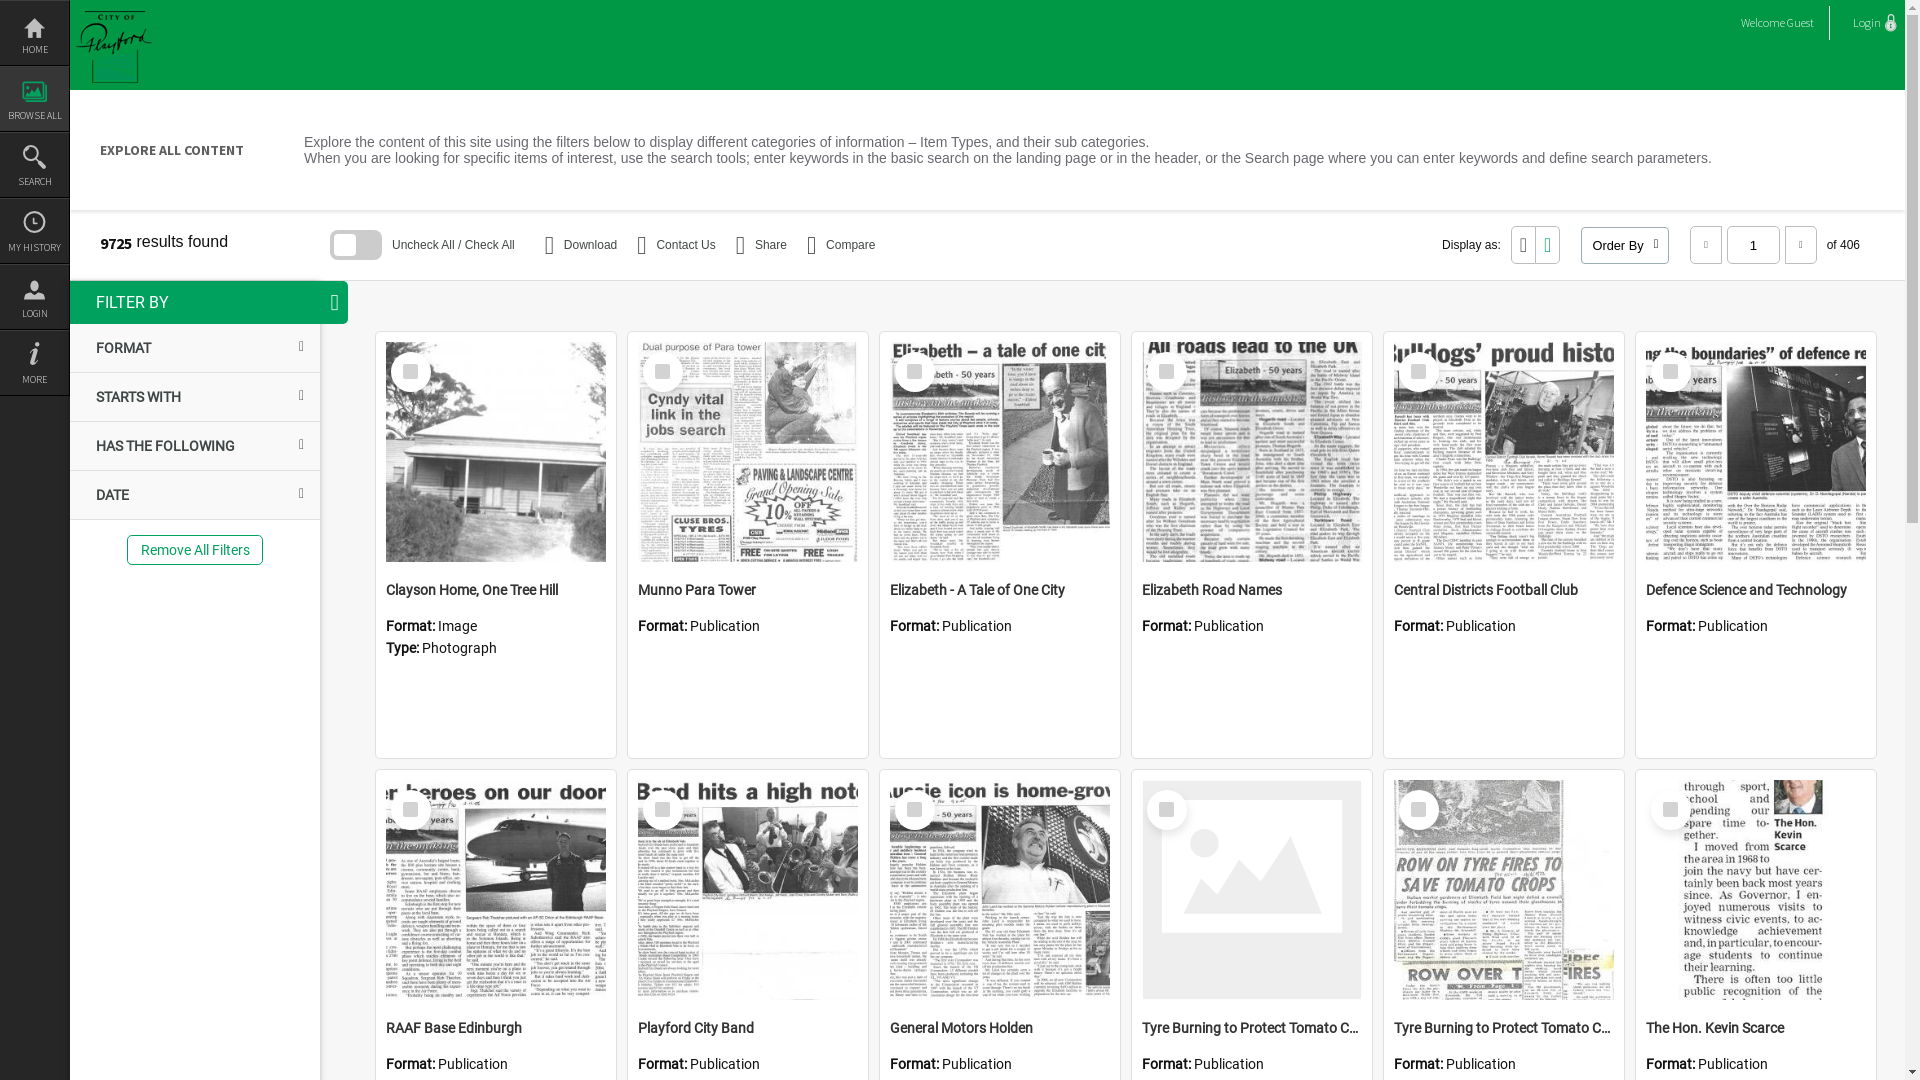 This screenshot has width=1920, height=1080. What do you see at coordinates (999, 1028) in the screenshot?
I see `'General Motors Holden'` at bounding box center [999, 1028].